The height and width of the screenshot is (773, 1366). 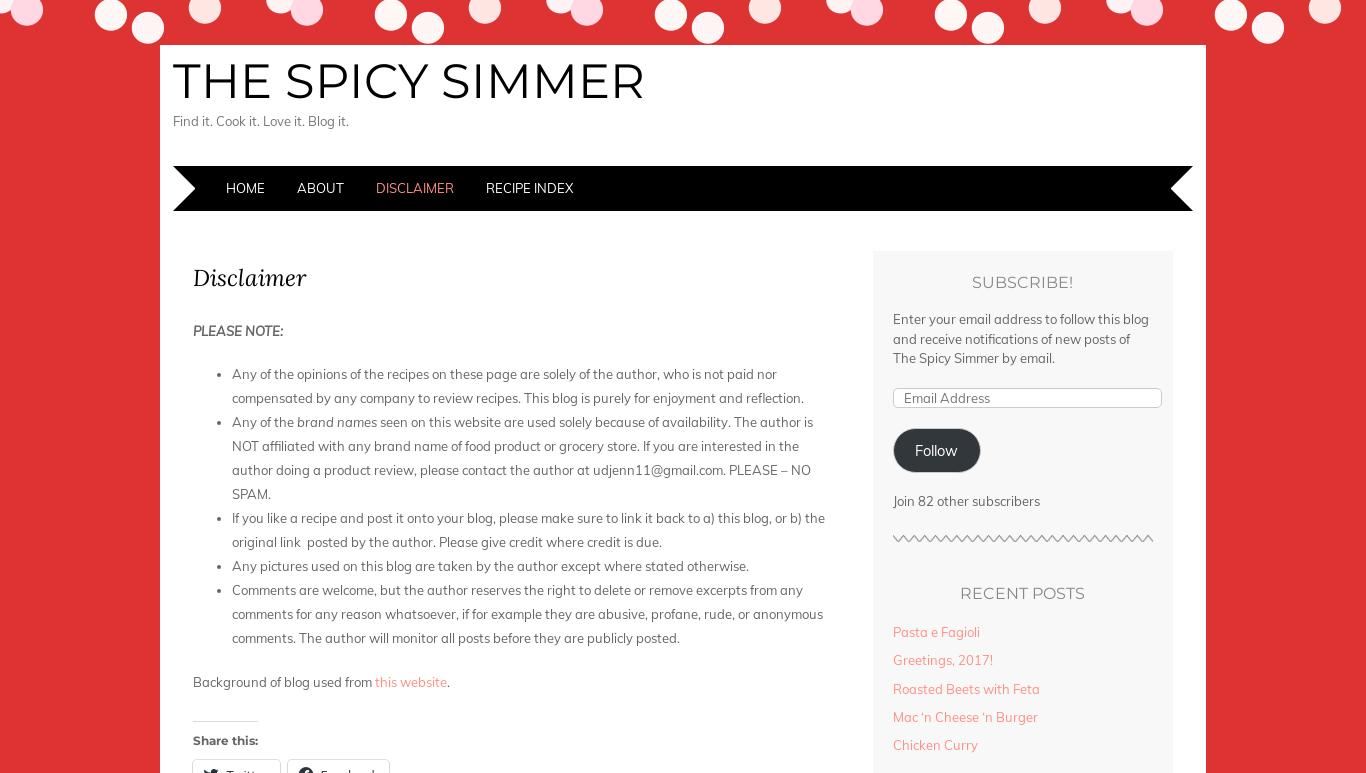 What do you see at coordinates (965, 500) in the screenshot?
I see `'Join 82 other subscribers'` at bounding box center [965, 500].